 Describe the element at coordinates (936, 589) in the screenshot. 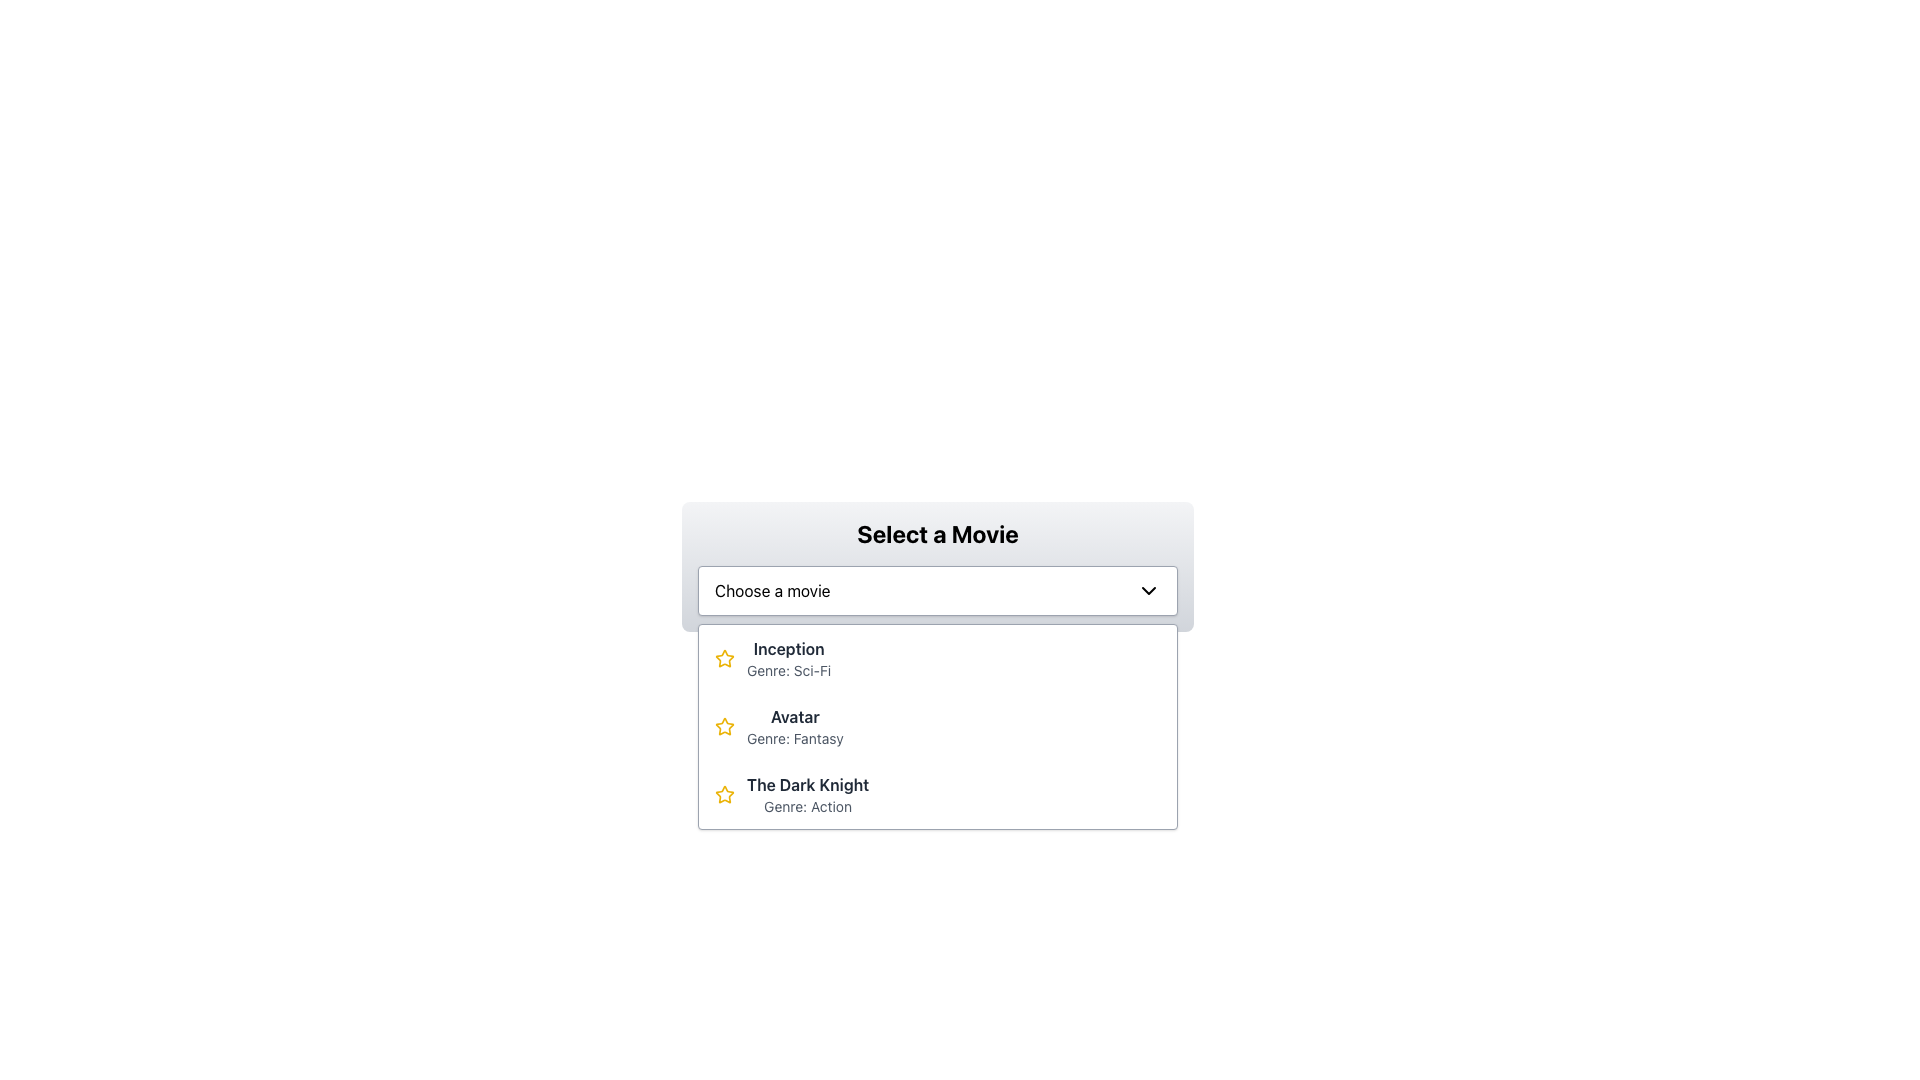

I see `the dropdown menu labeled 'Choose a movie'` at that location.